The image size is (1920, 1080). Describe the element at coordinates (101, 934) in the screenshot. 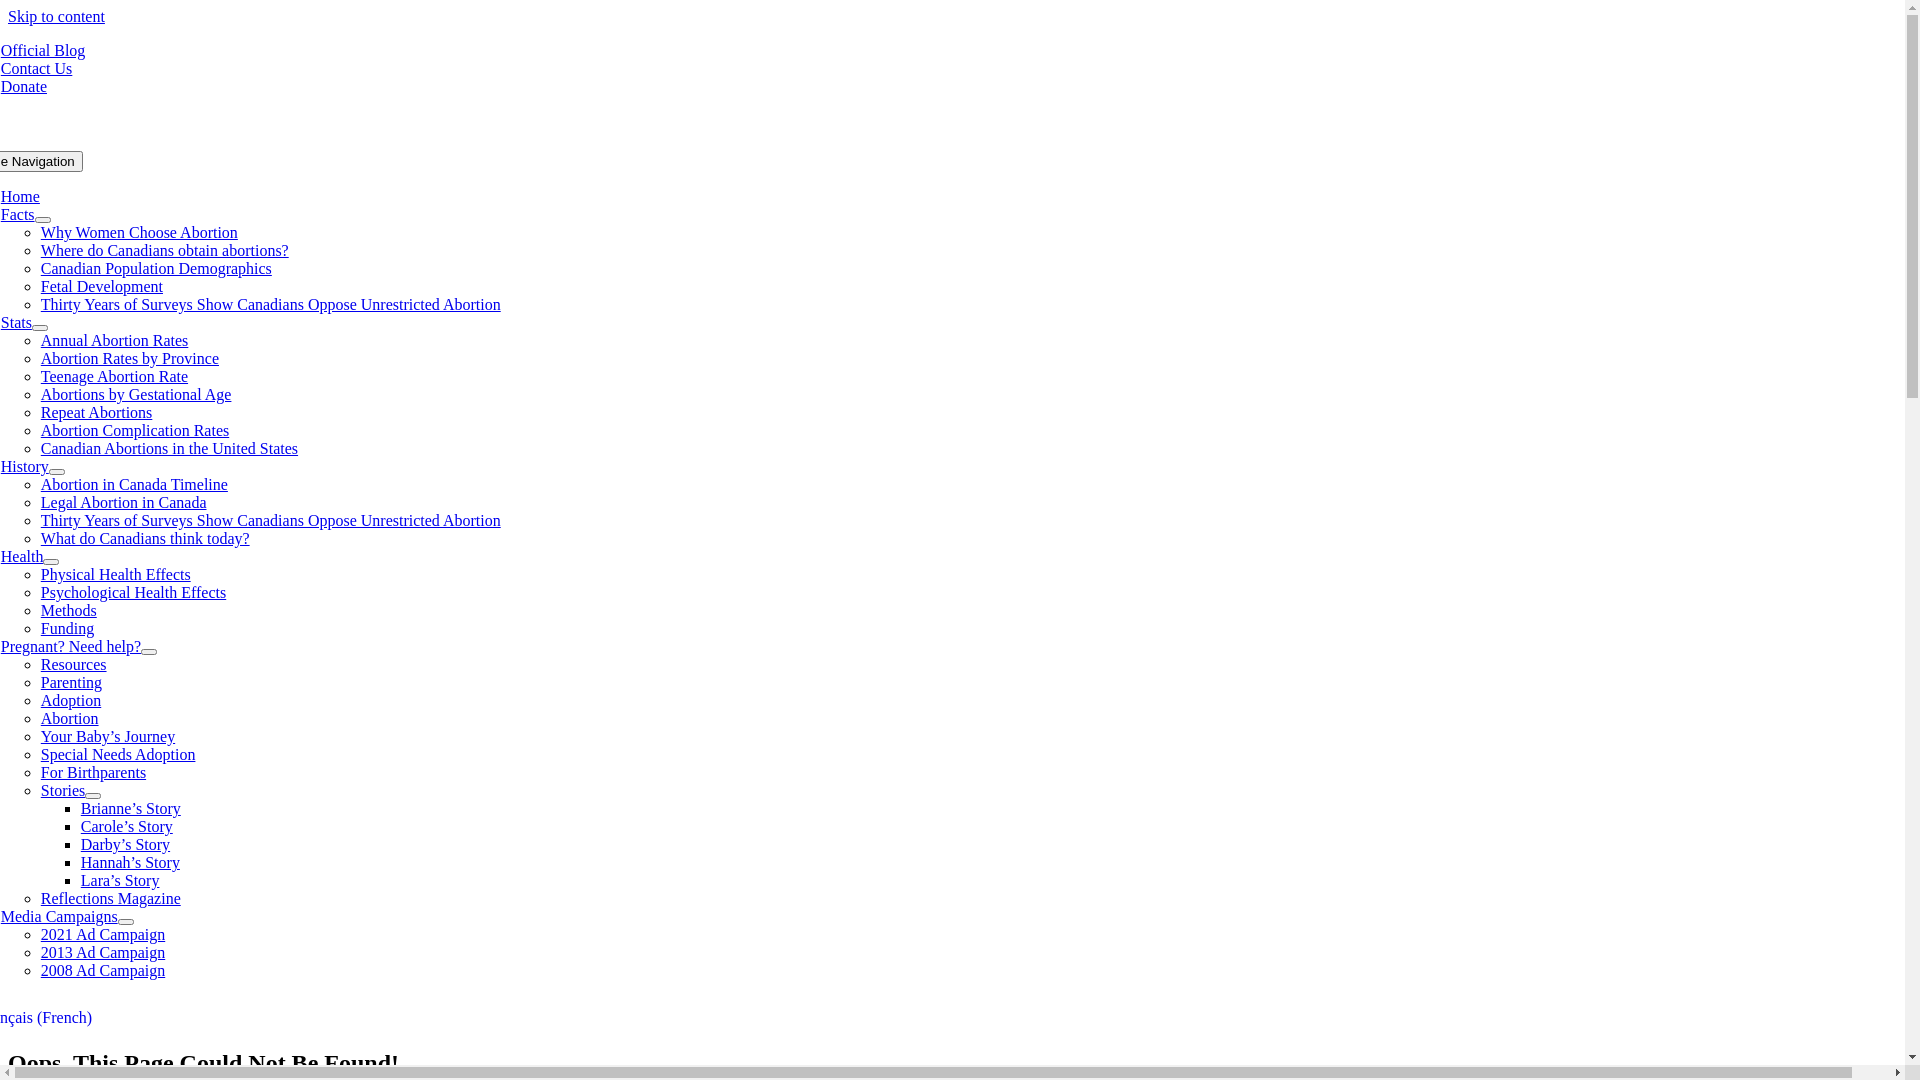

I see `'2021 Ad Campaign'` at that location.